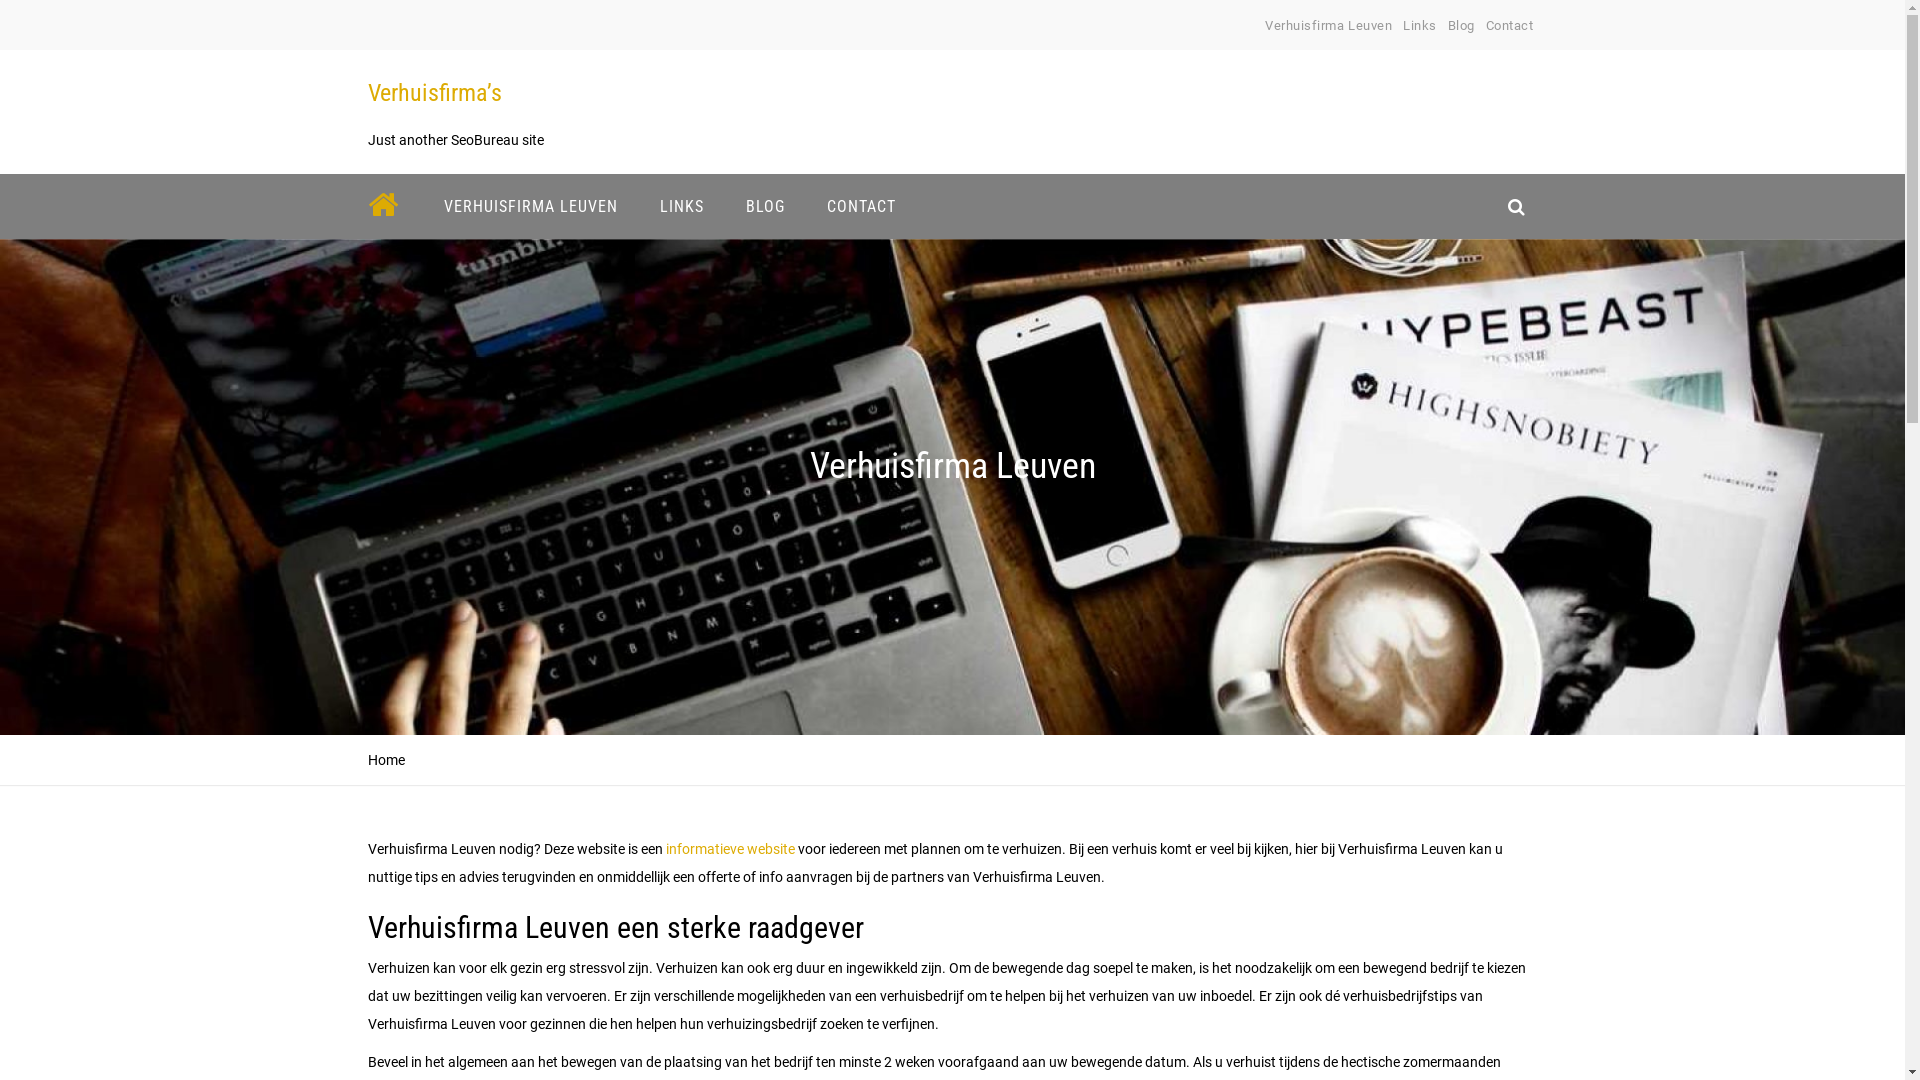 This screenshot has width=1920, height=1080. What do you see at coordinates (1264, 25) in the screenshot?
I see `'Verhuisfirma Leuven'` at bounding box center [1264, 25].